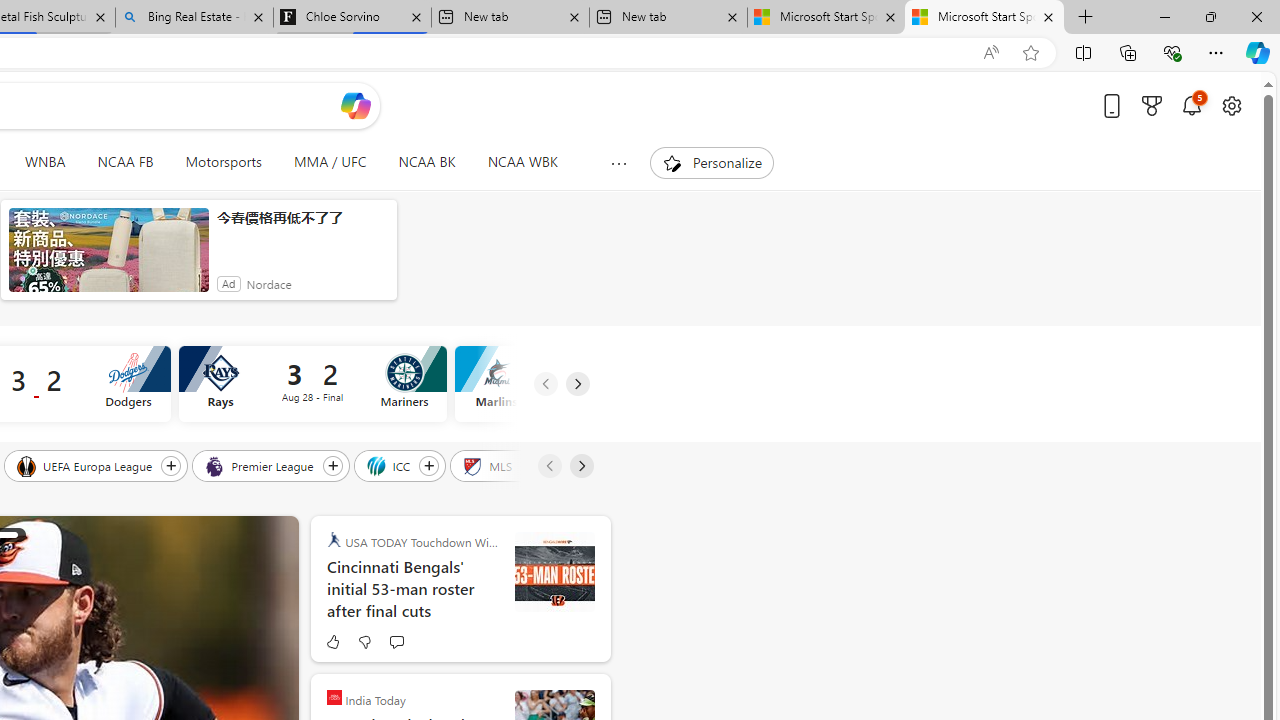 The image size is (1280, 720). Describe the element at coordinates (428, 465) in the screenshot. I see `'Follow ICC'` at that location.